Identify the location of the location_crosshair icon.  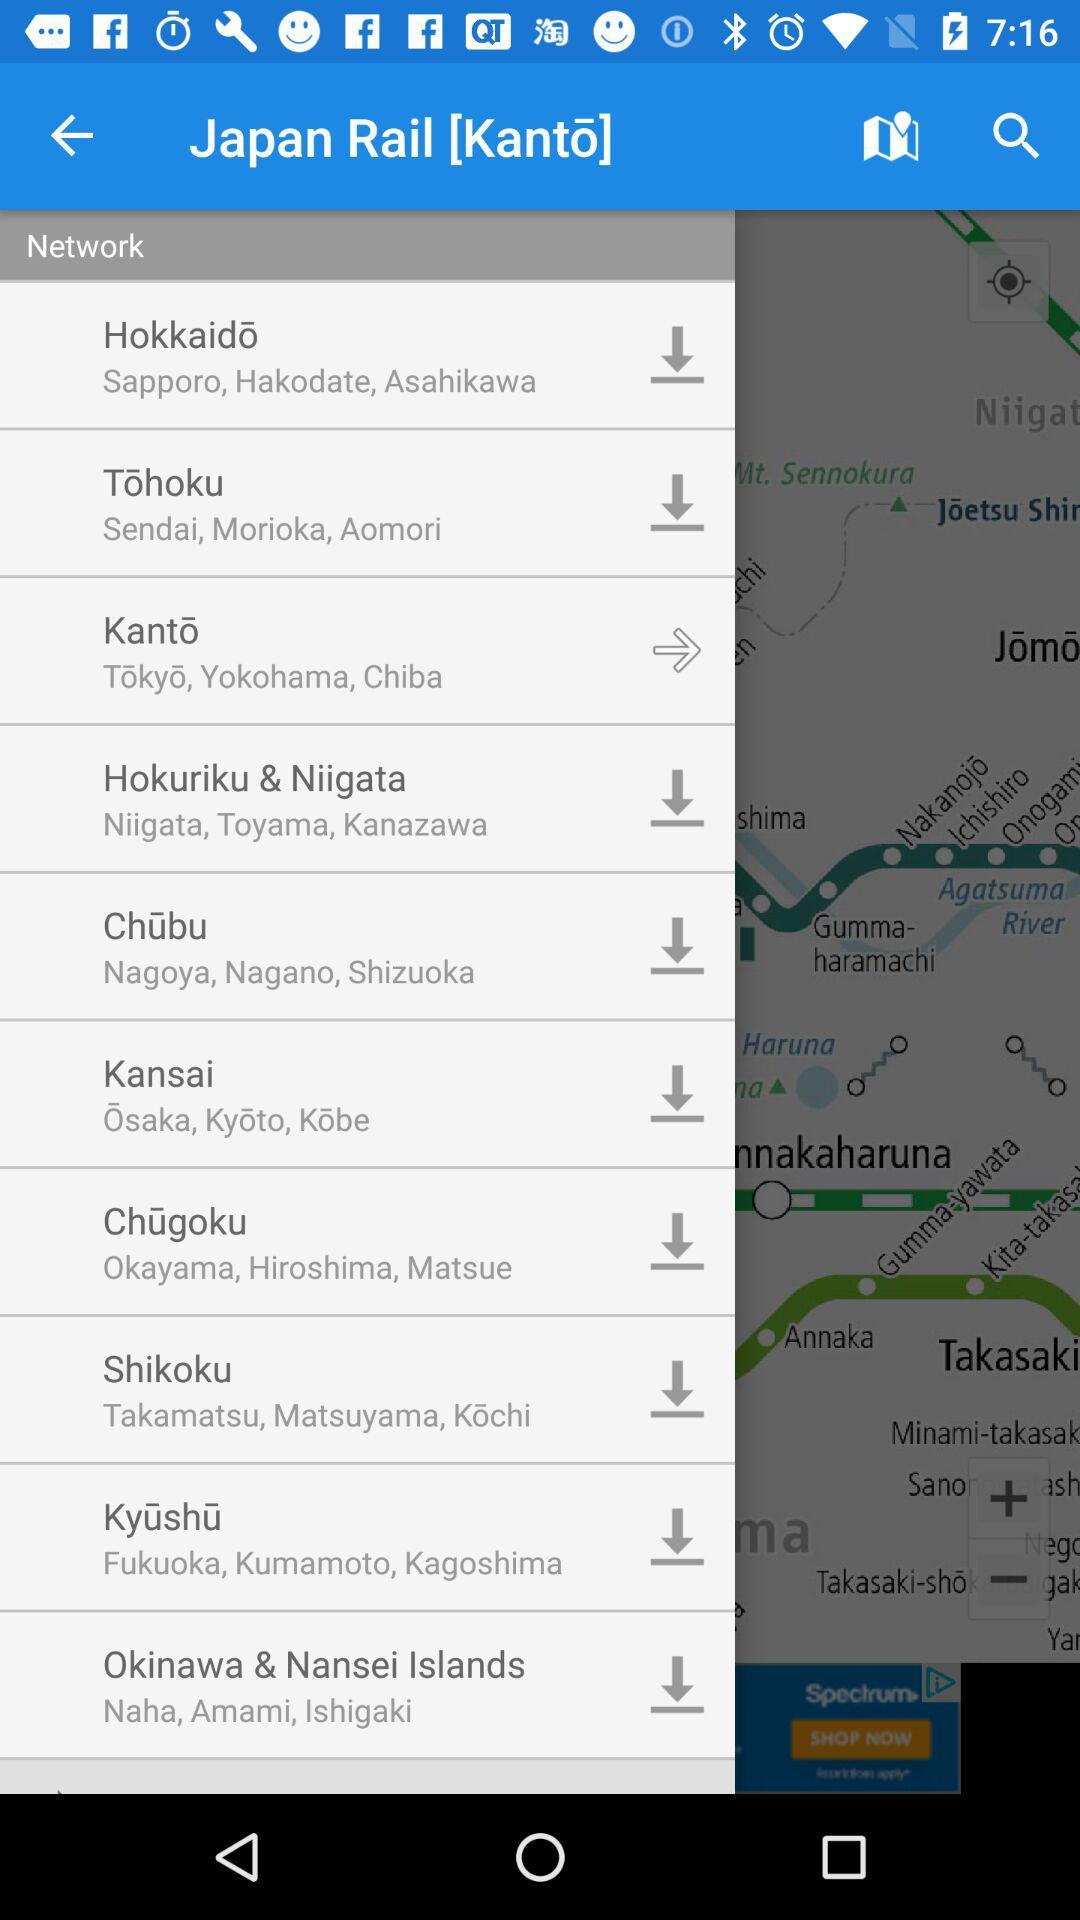
(1008, 280).